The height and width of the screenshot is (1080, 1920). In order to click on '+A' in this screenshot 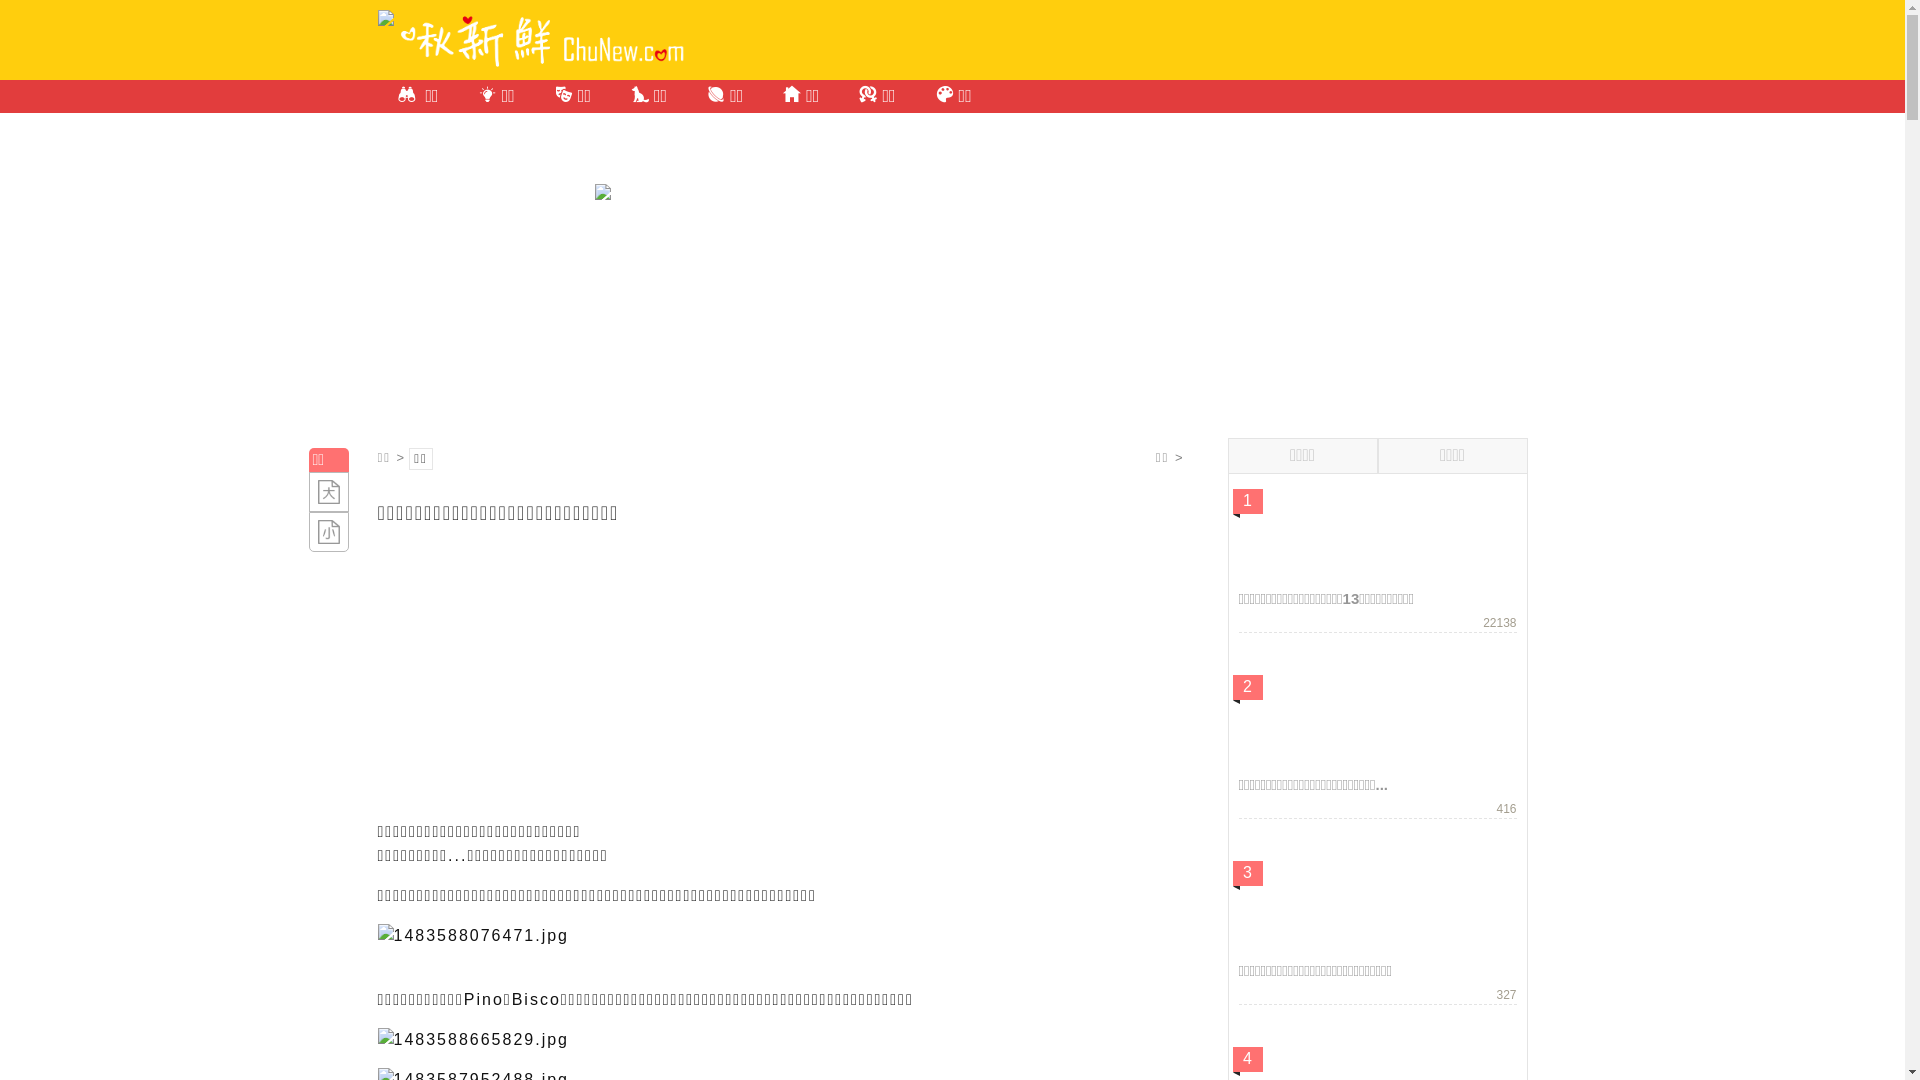, I will do `click(327, 492)`.